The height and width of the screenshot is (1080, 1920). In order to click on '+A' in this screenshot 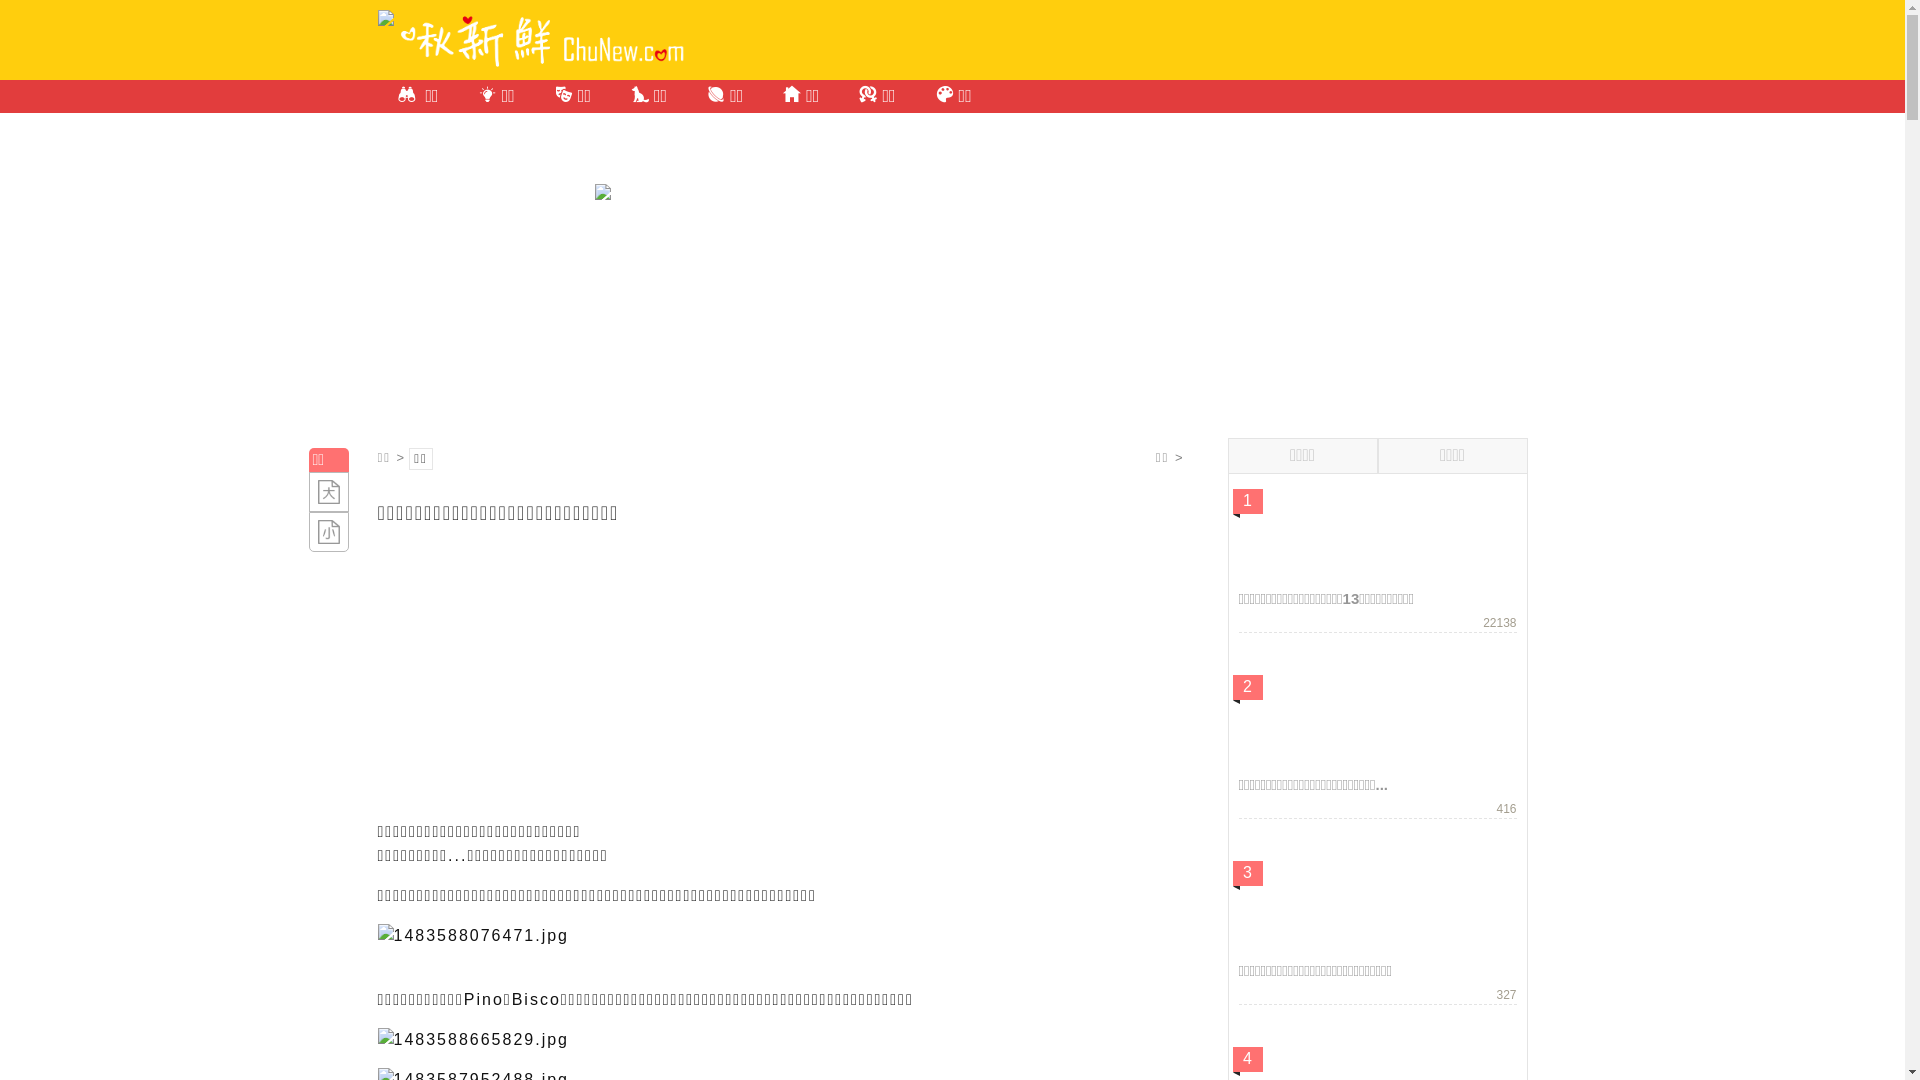, I will do `click(327, 492)`.